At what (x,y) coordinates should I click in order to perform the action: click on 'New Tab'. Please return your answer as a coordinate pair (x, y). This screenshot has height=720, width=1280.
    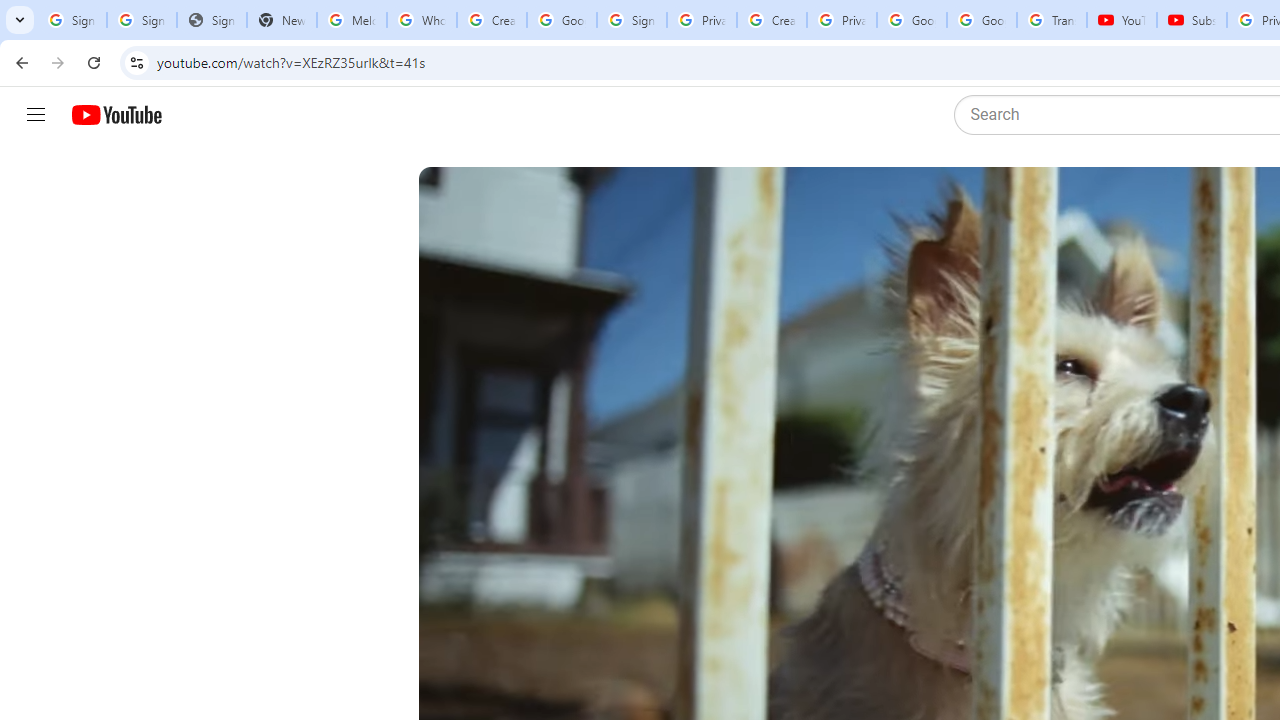
    Looking at the image, I should click on (281, 20).